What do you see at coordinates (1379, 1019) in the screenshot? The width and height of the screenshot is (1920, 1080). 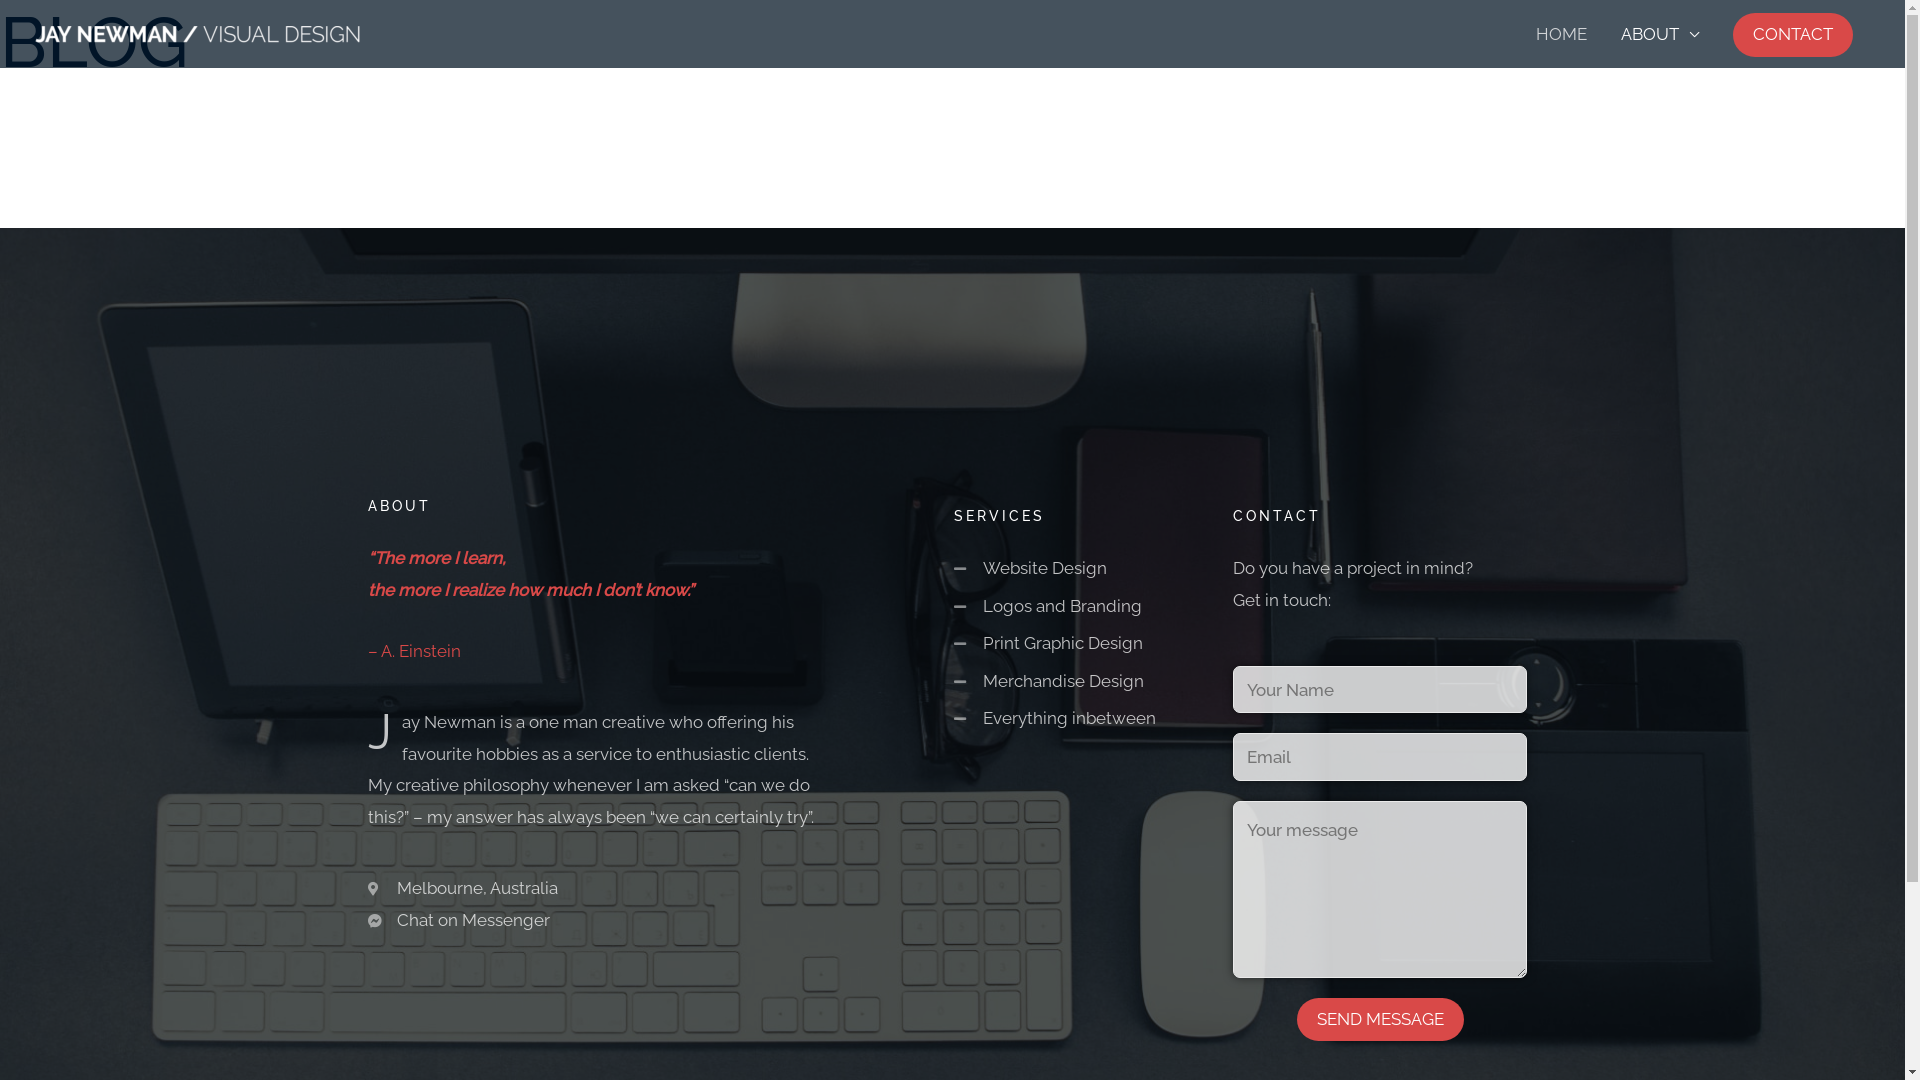 I see `'SEND MESSAGE'` at bounding box center [1379, 1019].